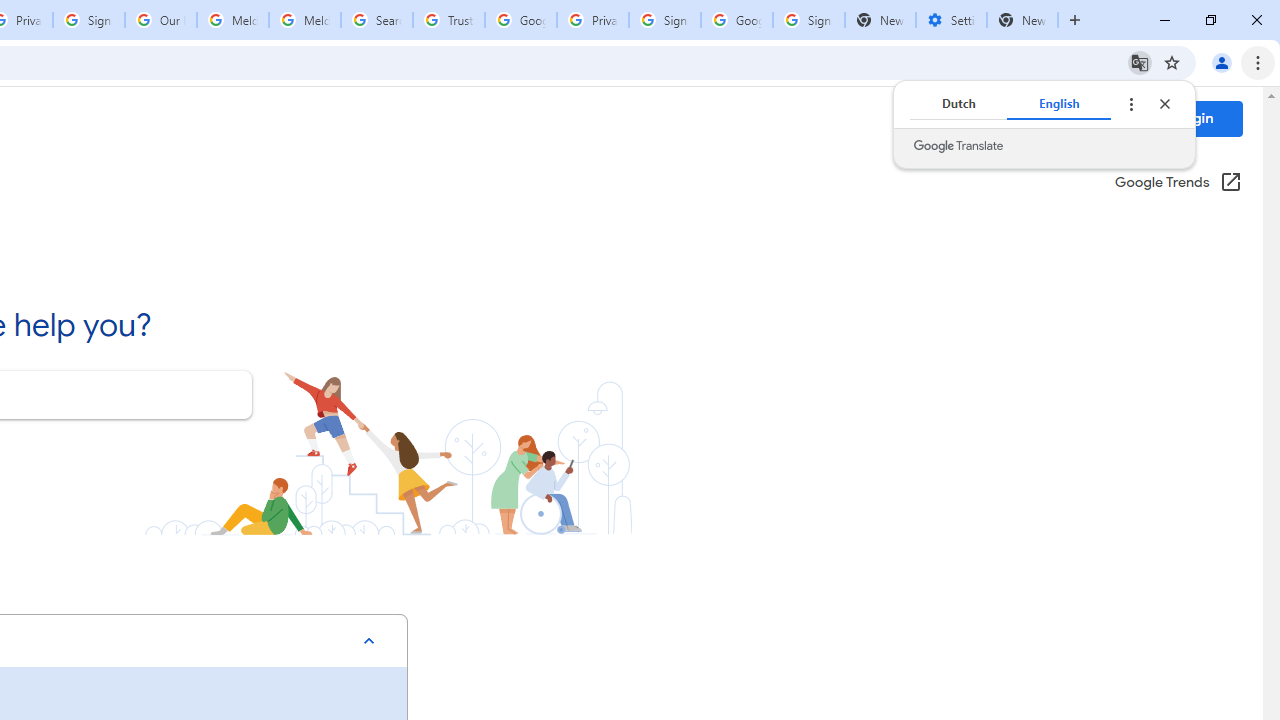 This screenshot has height=720, width=1280. What do you see at coordinates (520, 20) in the screenshot?
I see `'Google Ads - Sign in'` at bounding box center [520, 20].